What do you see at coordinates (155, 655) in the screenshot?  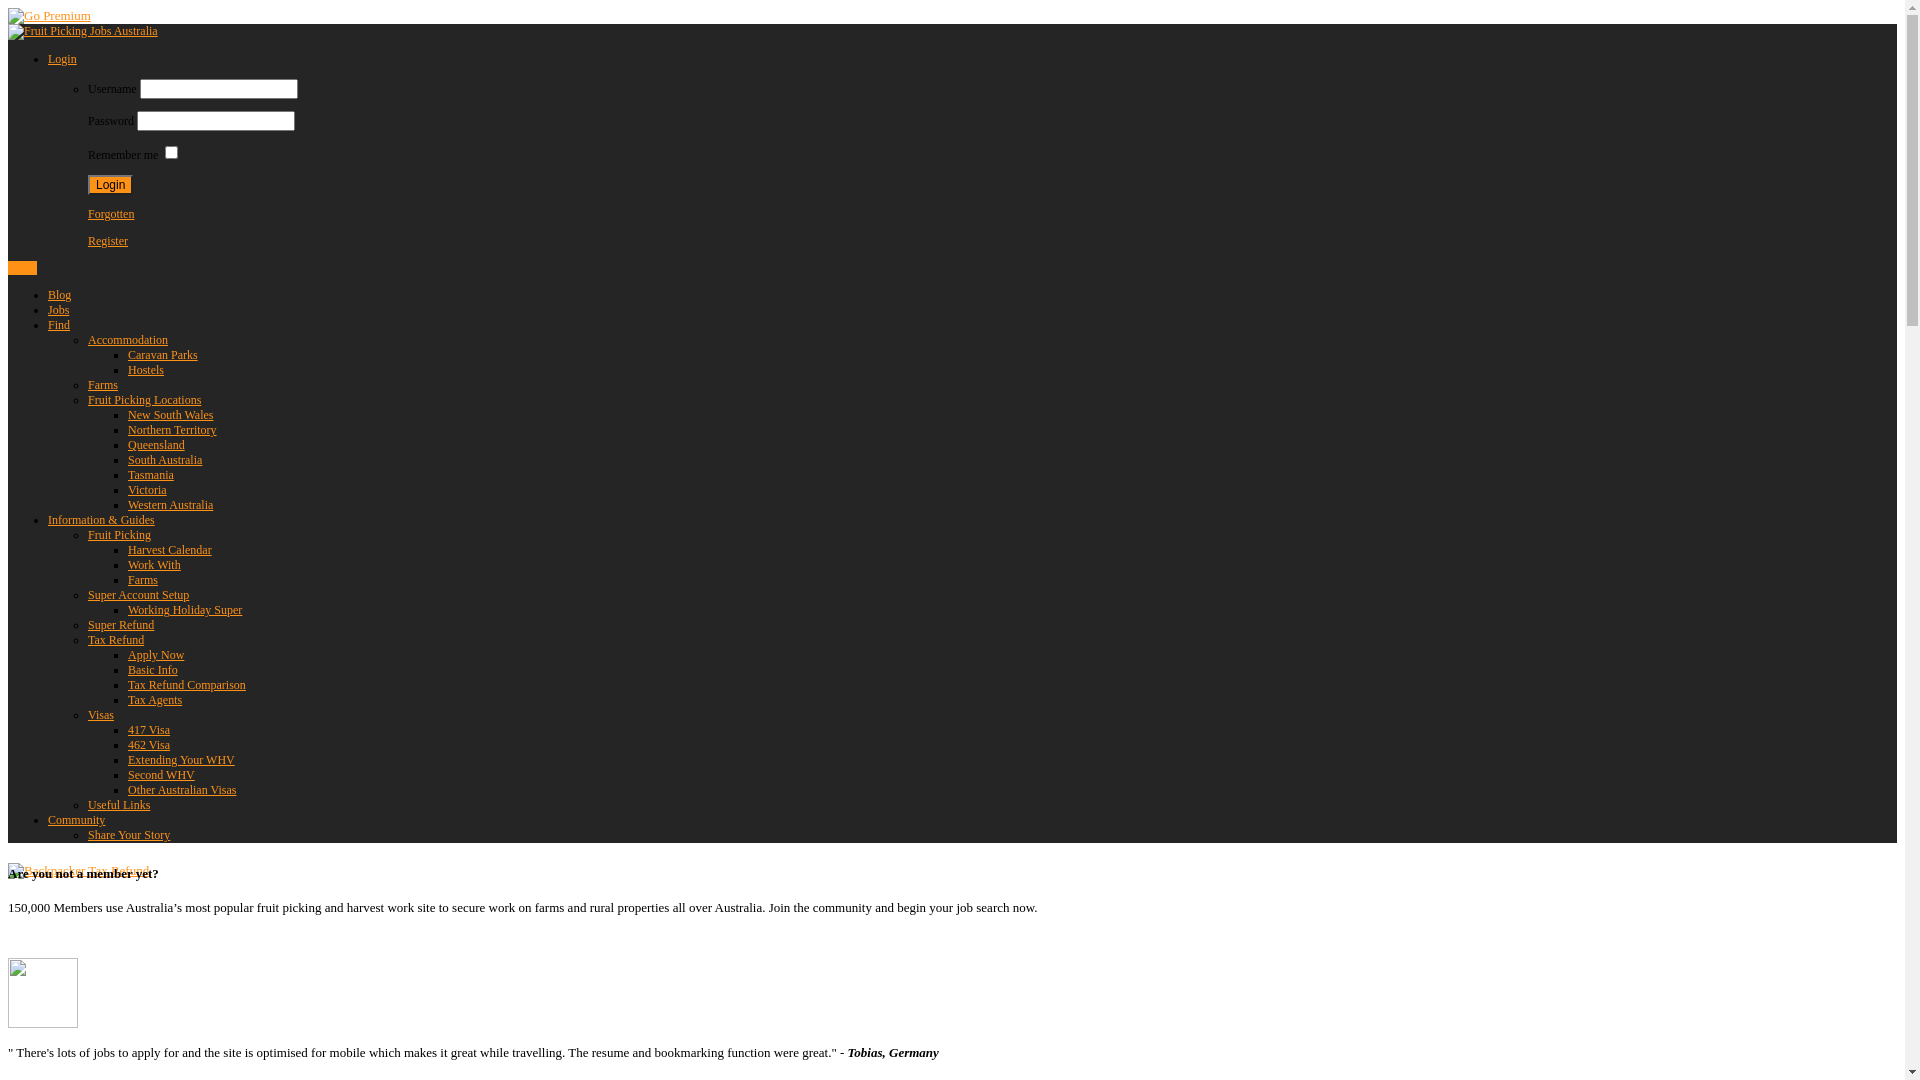 I see `'Apply Now'` at bounding box center [155, 655].